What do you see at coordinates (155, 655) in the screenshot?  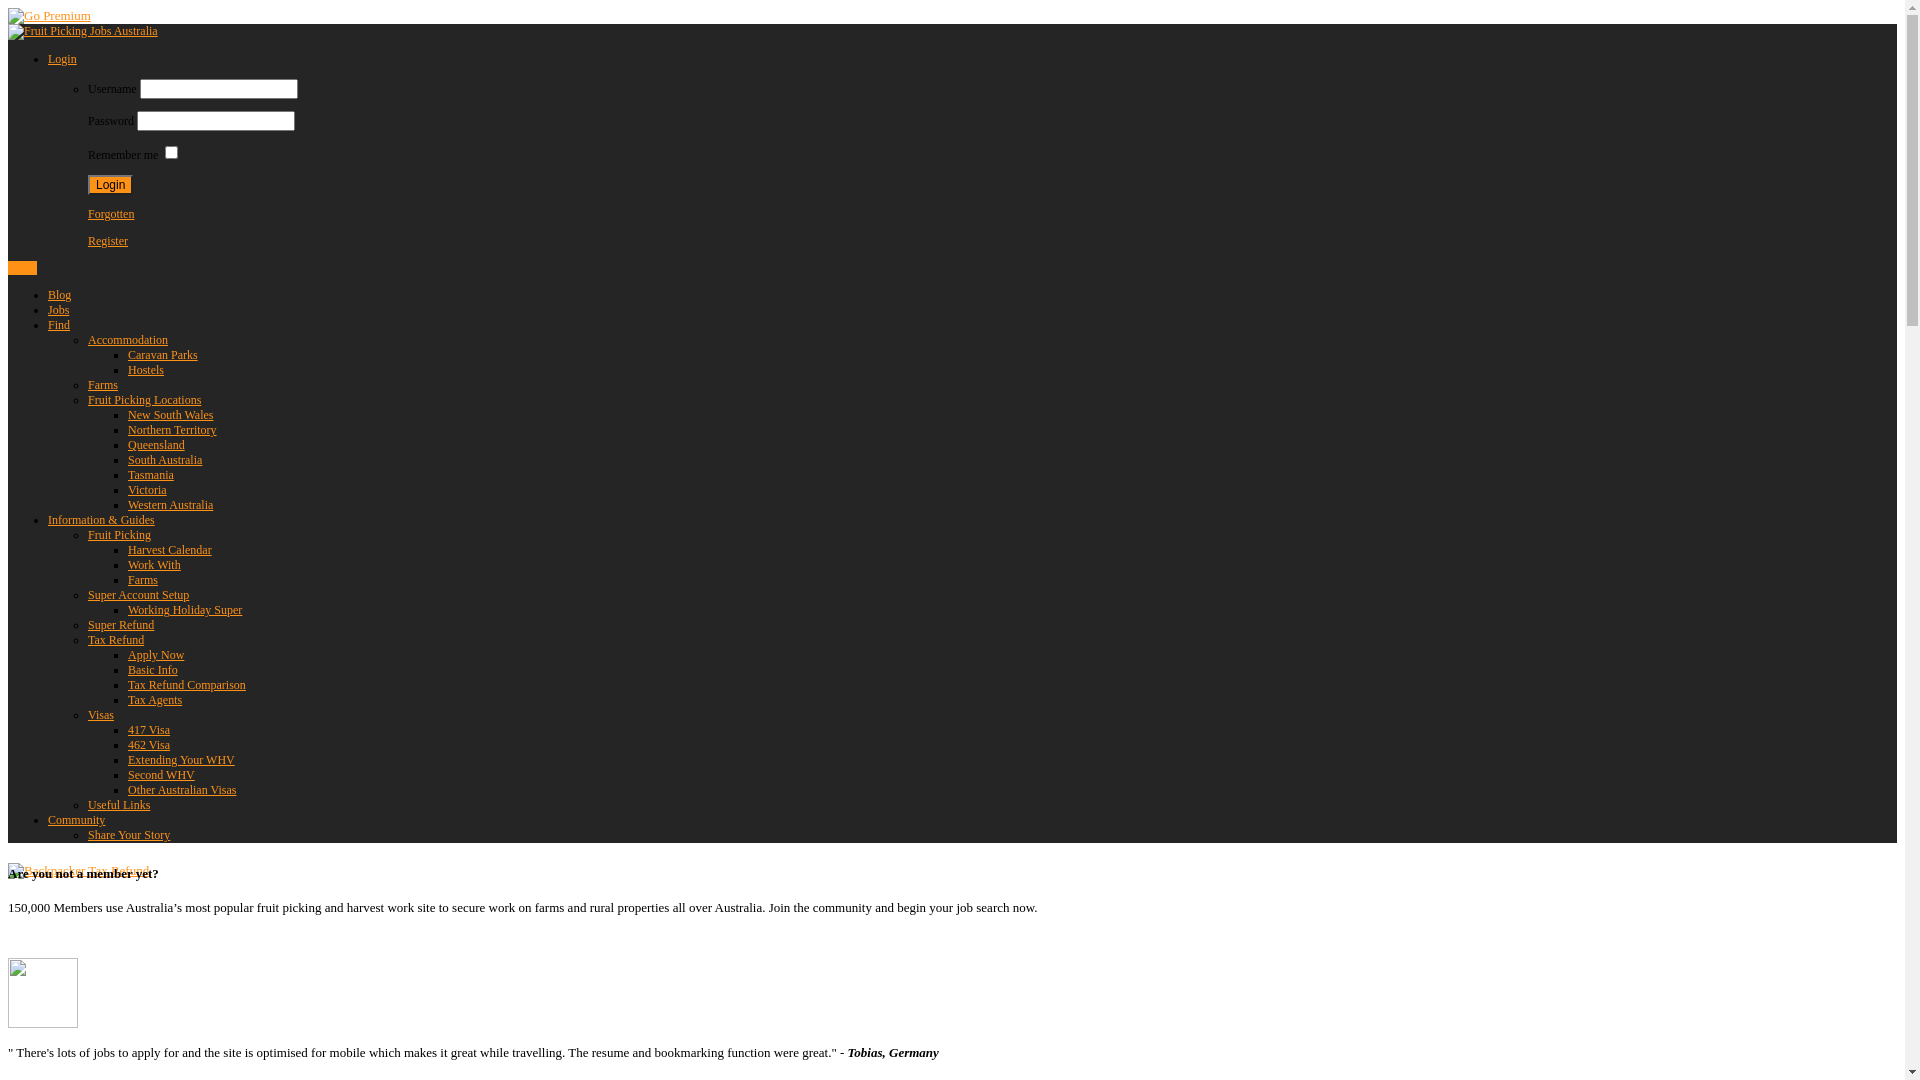 I see `'Apply Now'` at bounding box center [155, 655].